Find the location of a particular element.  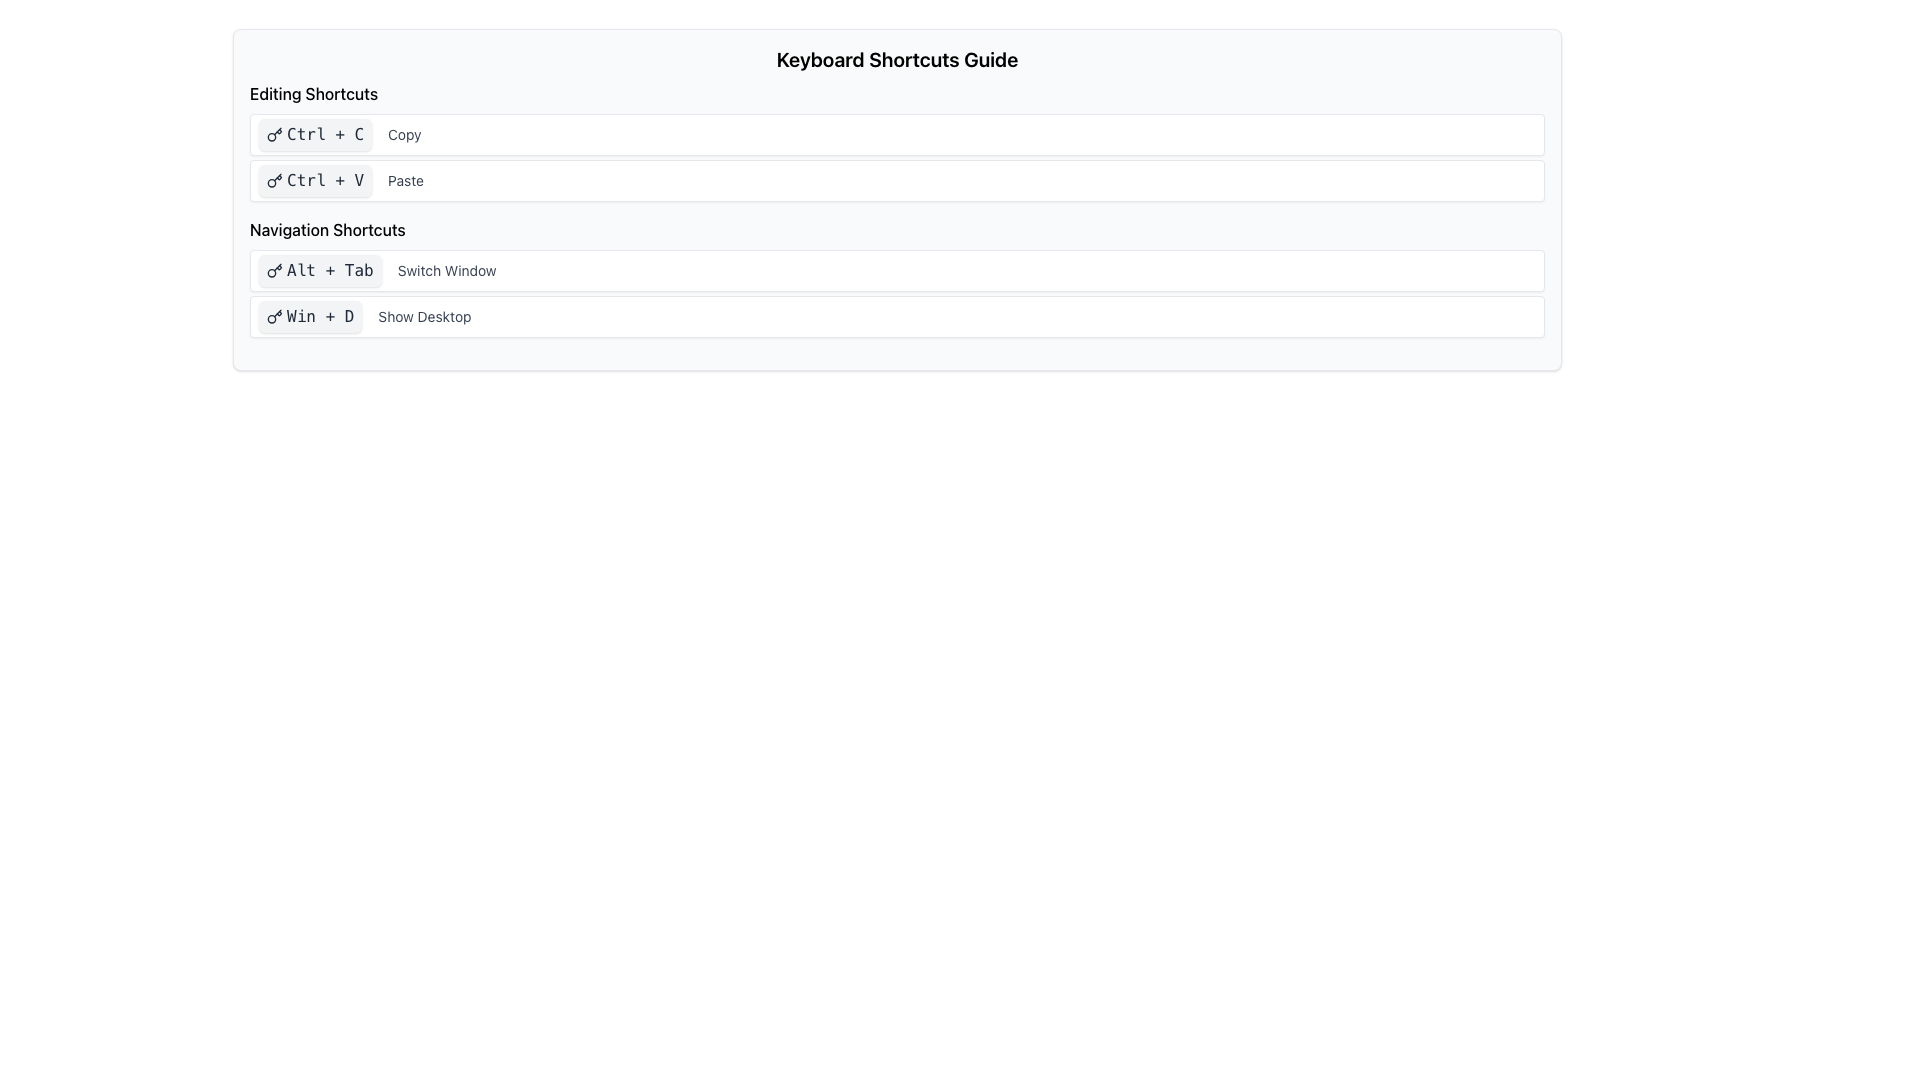

the text label 'Alt + Tab' in the second row of the 'Navigation Shortcuts' list, which indicates the keyboard shortcut for switching between windows is located at coordinates (330, 270).